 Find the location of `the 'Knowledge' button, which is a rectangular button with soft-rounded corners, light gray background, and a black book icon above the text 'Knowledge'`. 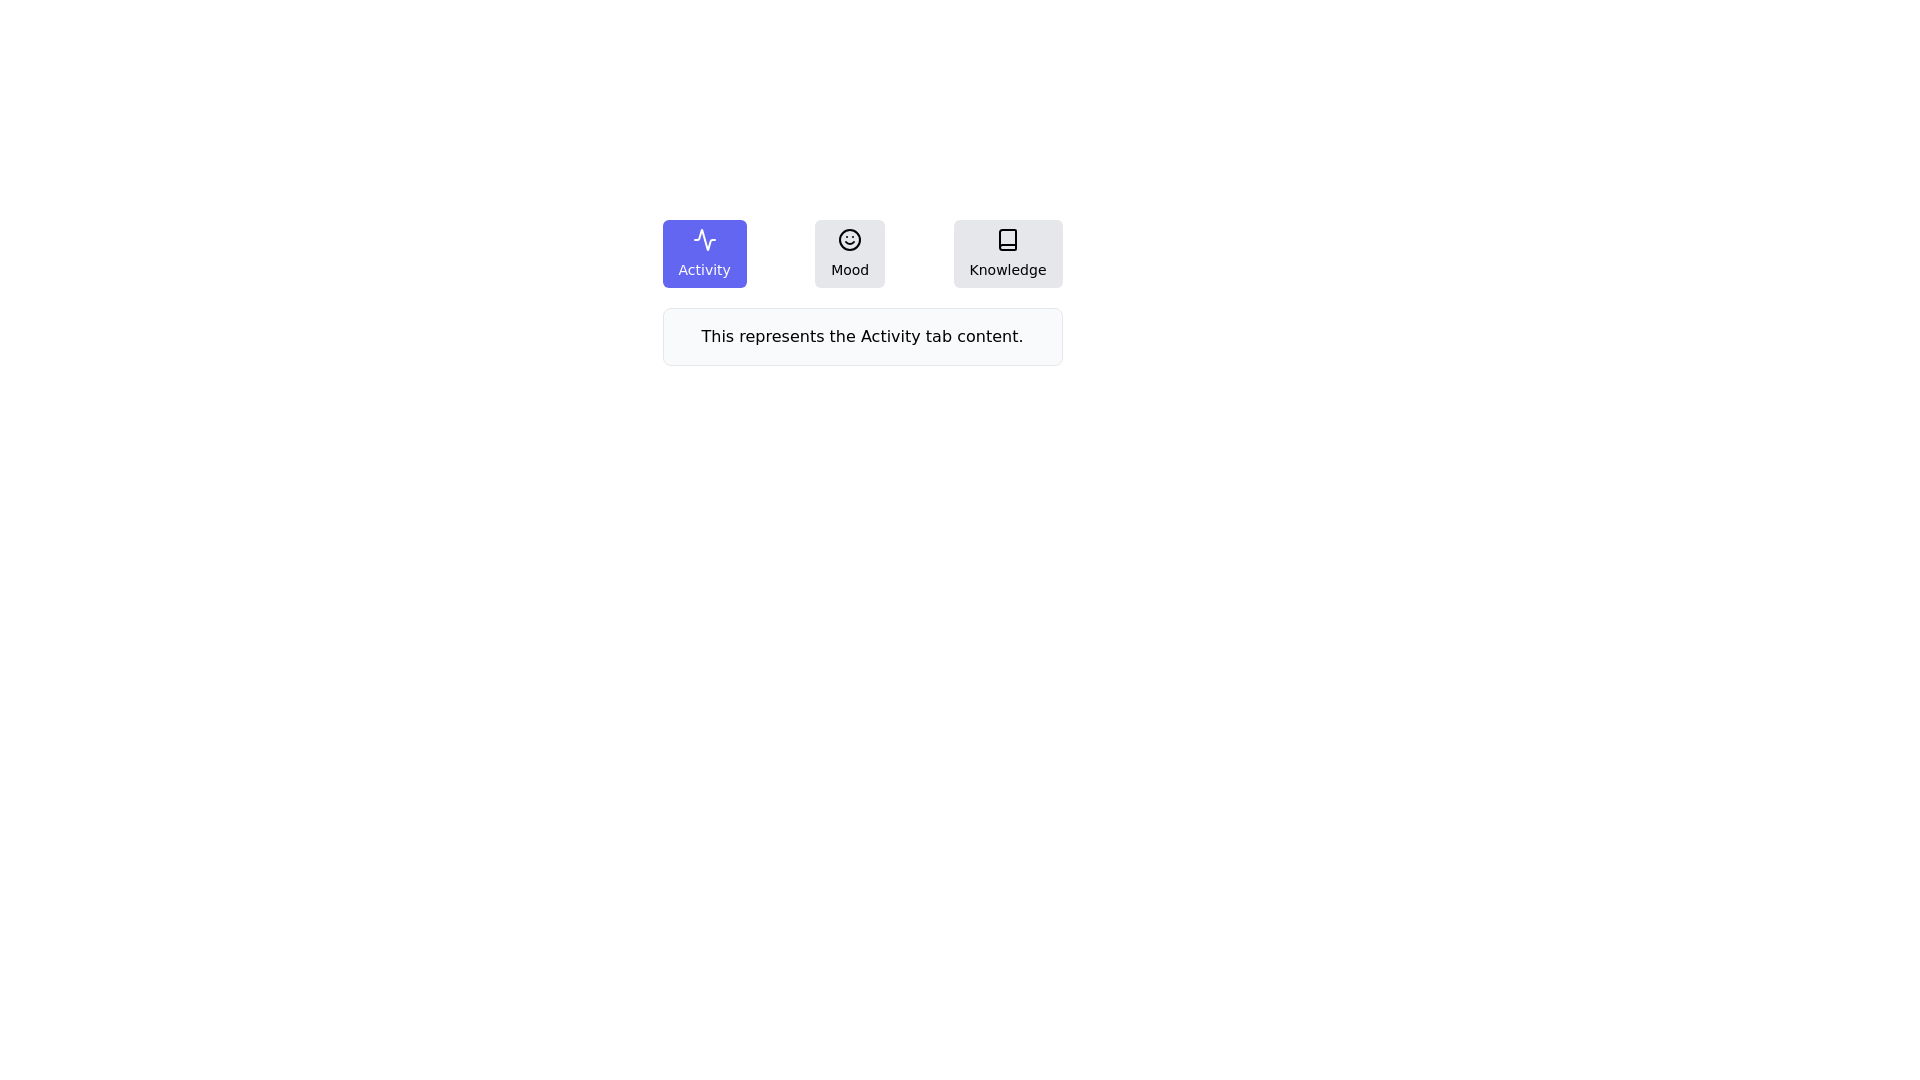

the 'Knowledge' button, which is a rectangular button with soft-rounded corners, light gray background, and a black book icon above the text 'Knowledge' is located at coordinates (1008, 253).